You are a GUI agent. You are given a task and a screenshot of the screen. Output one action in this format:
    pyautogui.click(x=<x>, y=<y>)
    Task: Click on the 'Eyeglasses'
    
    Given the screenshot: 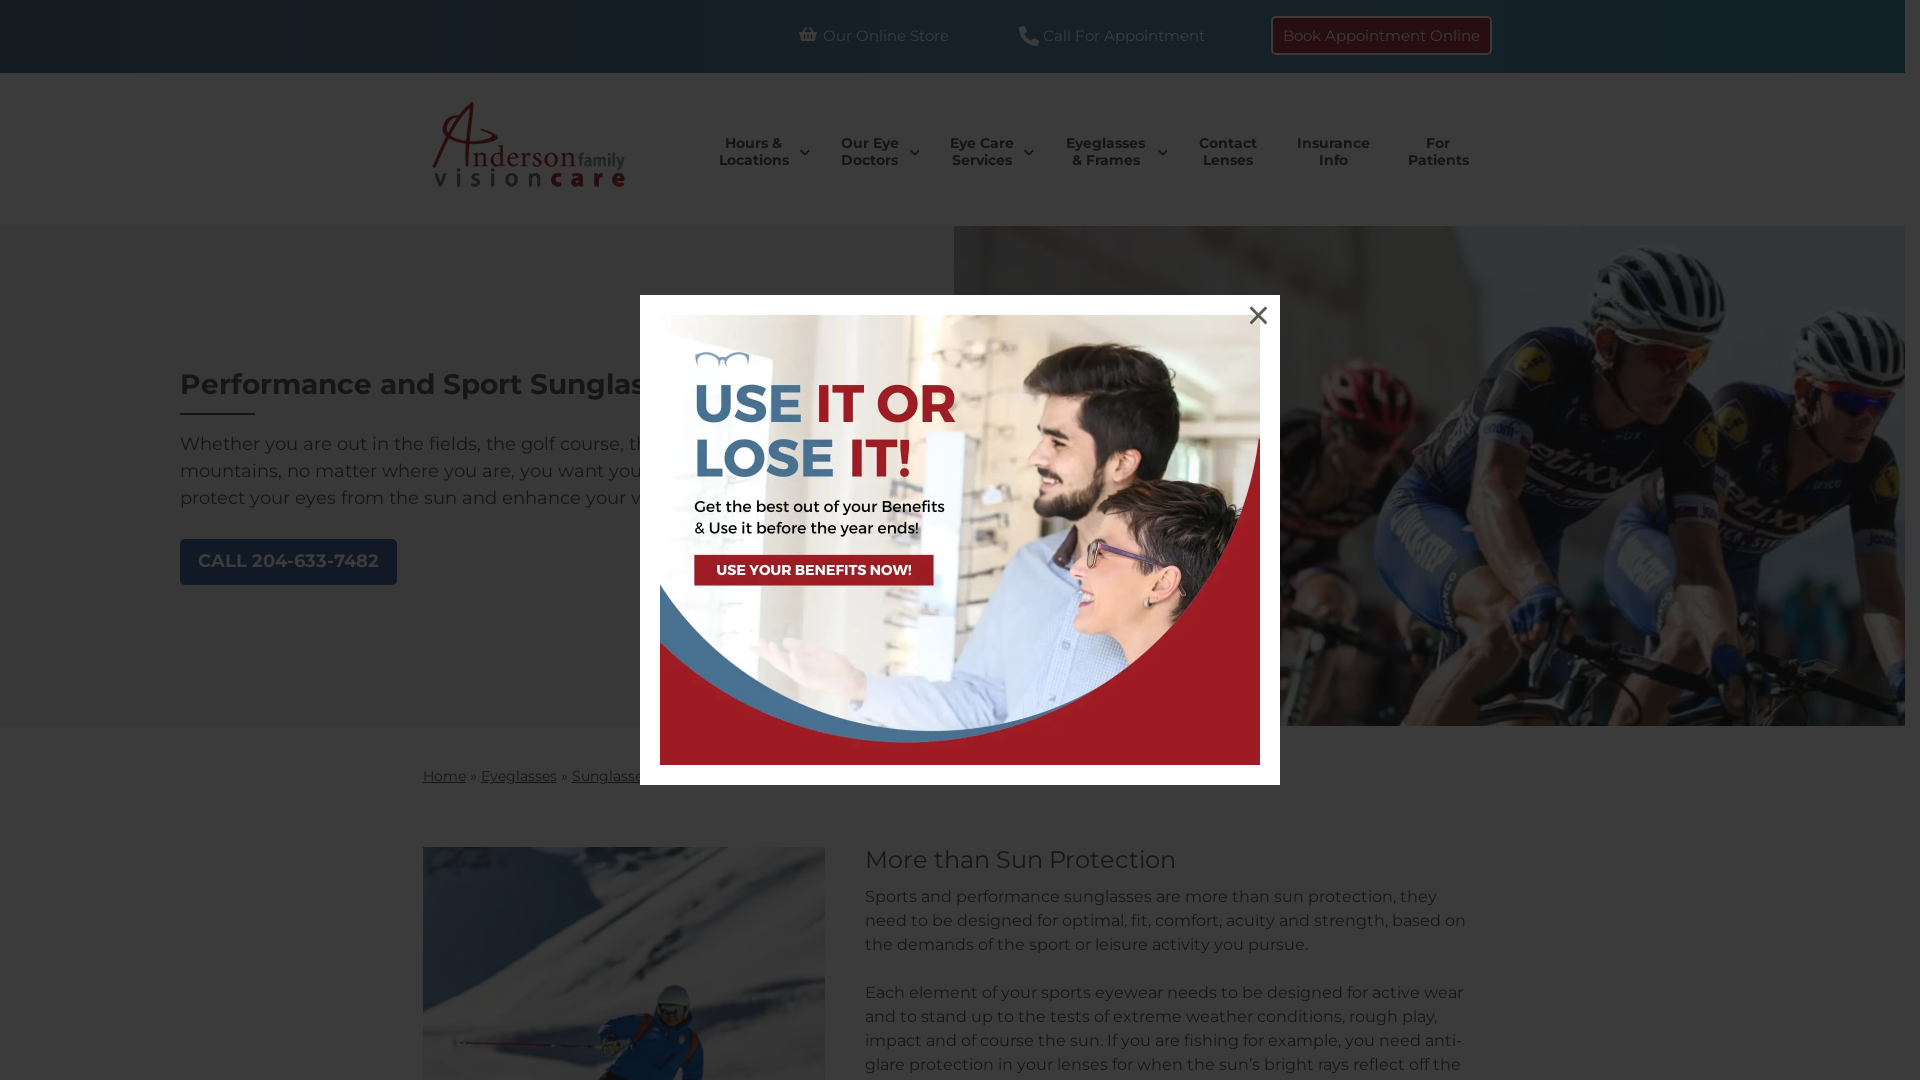 What is the action you would take?
    pyautogui.click(x=518, y=774)
    